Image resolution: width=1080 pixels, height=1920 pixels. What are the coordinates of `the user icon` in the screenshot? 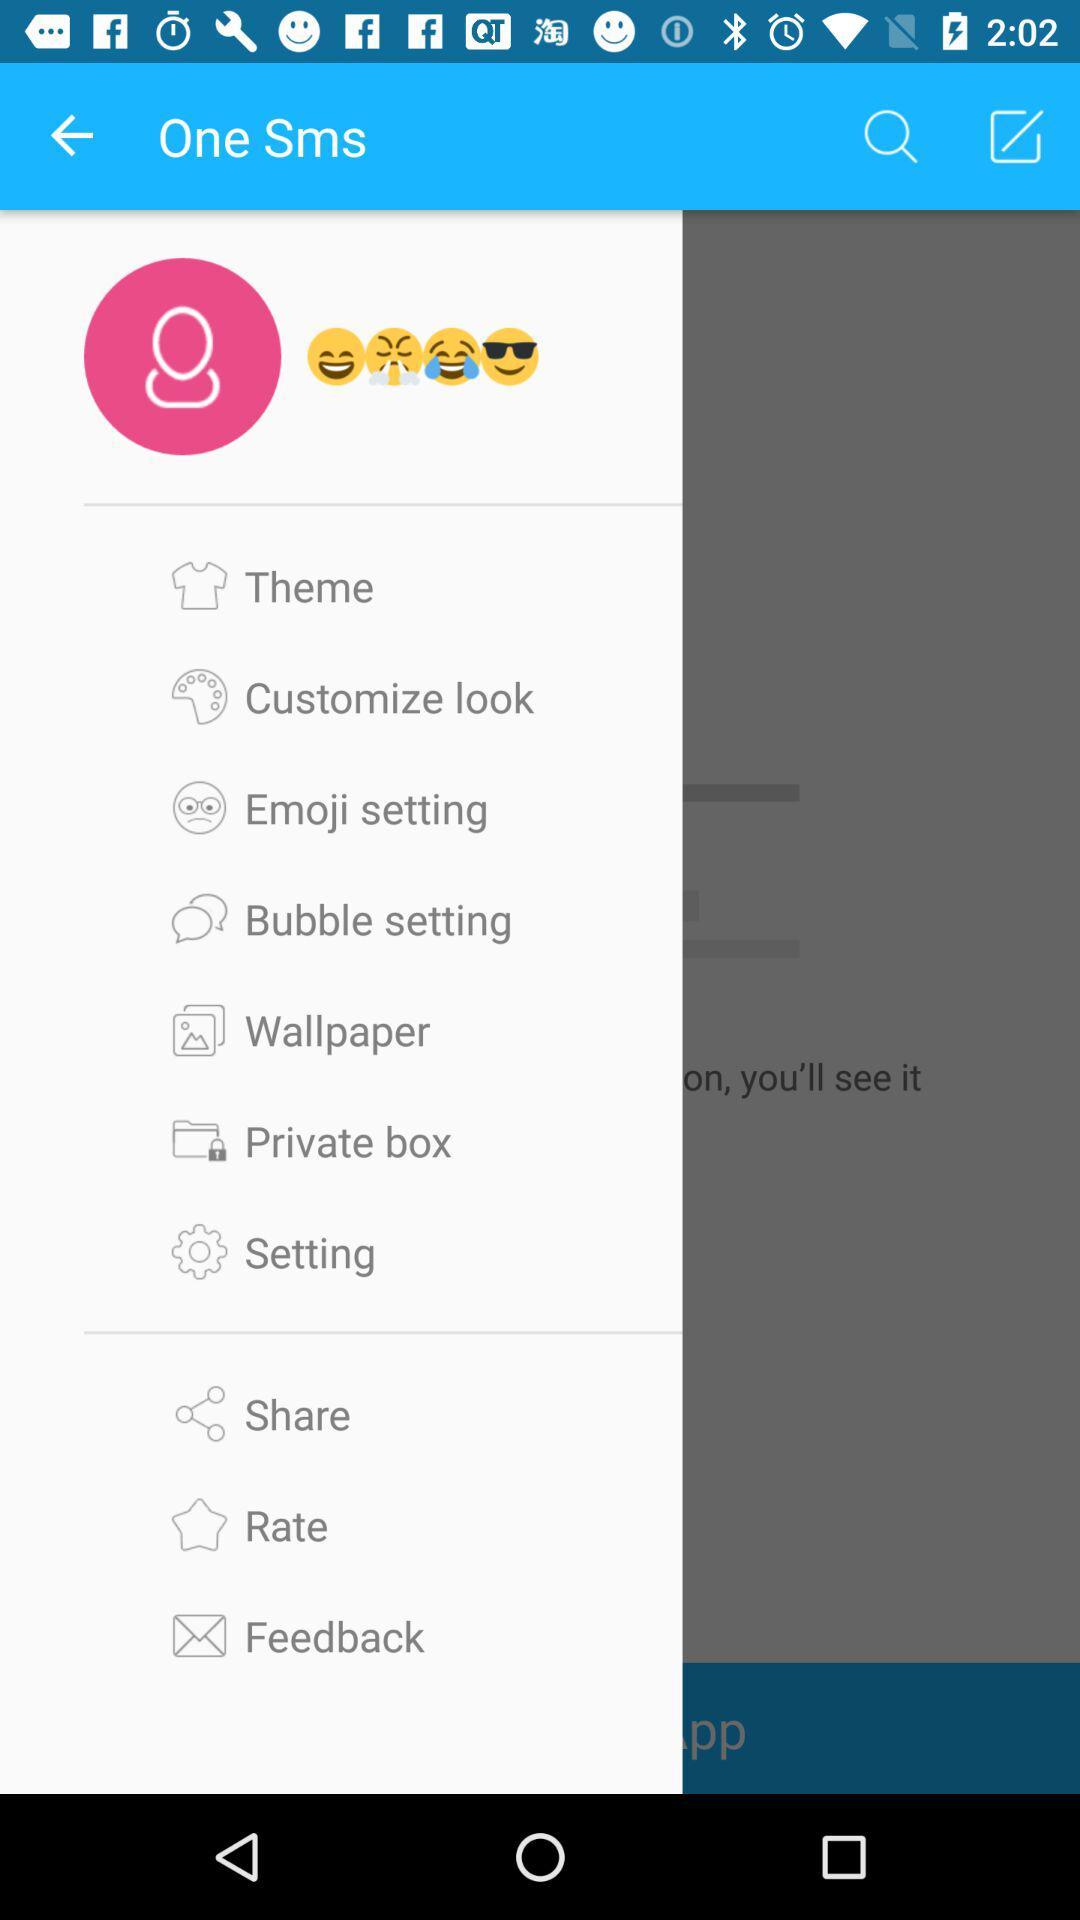 It's located at (182, 356).